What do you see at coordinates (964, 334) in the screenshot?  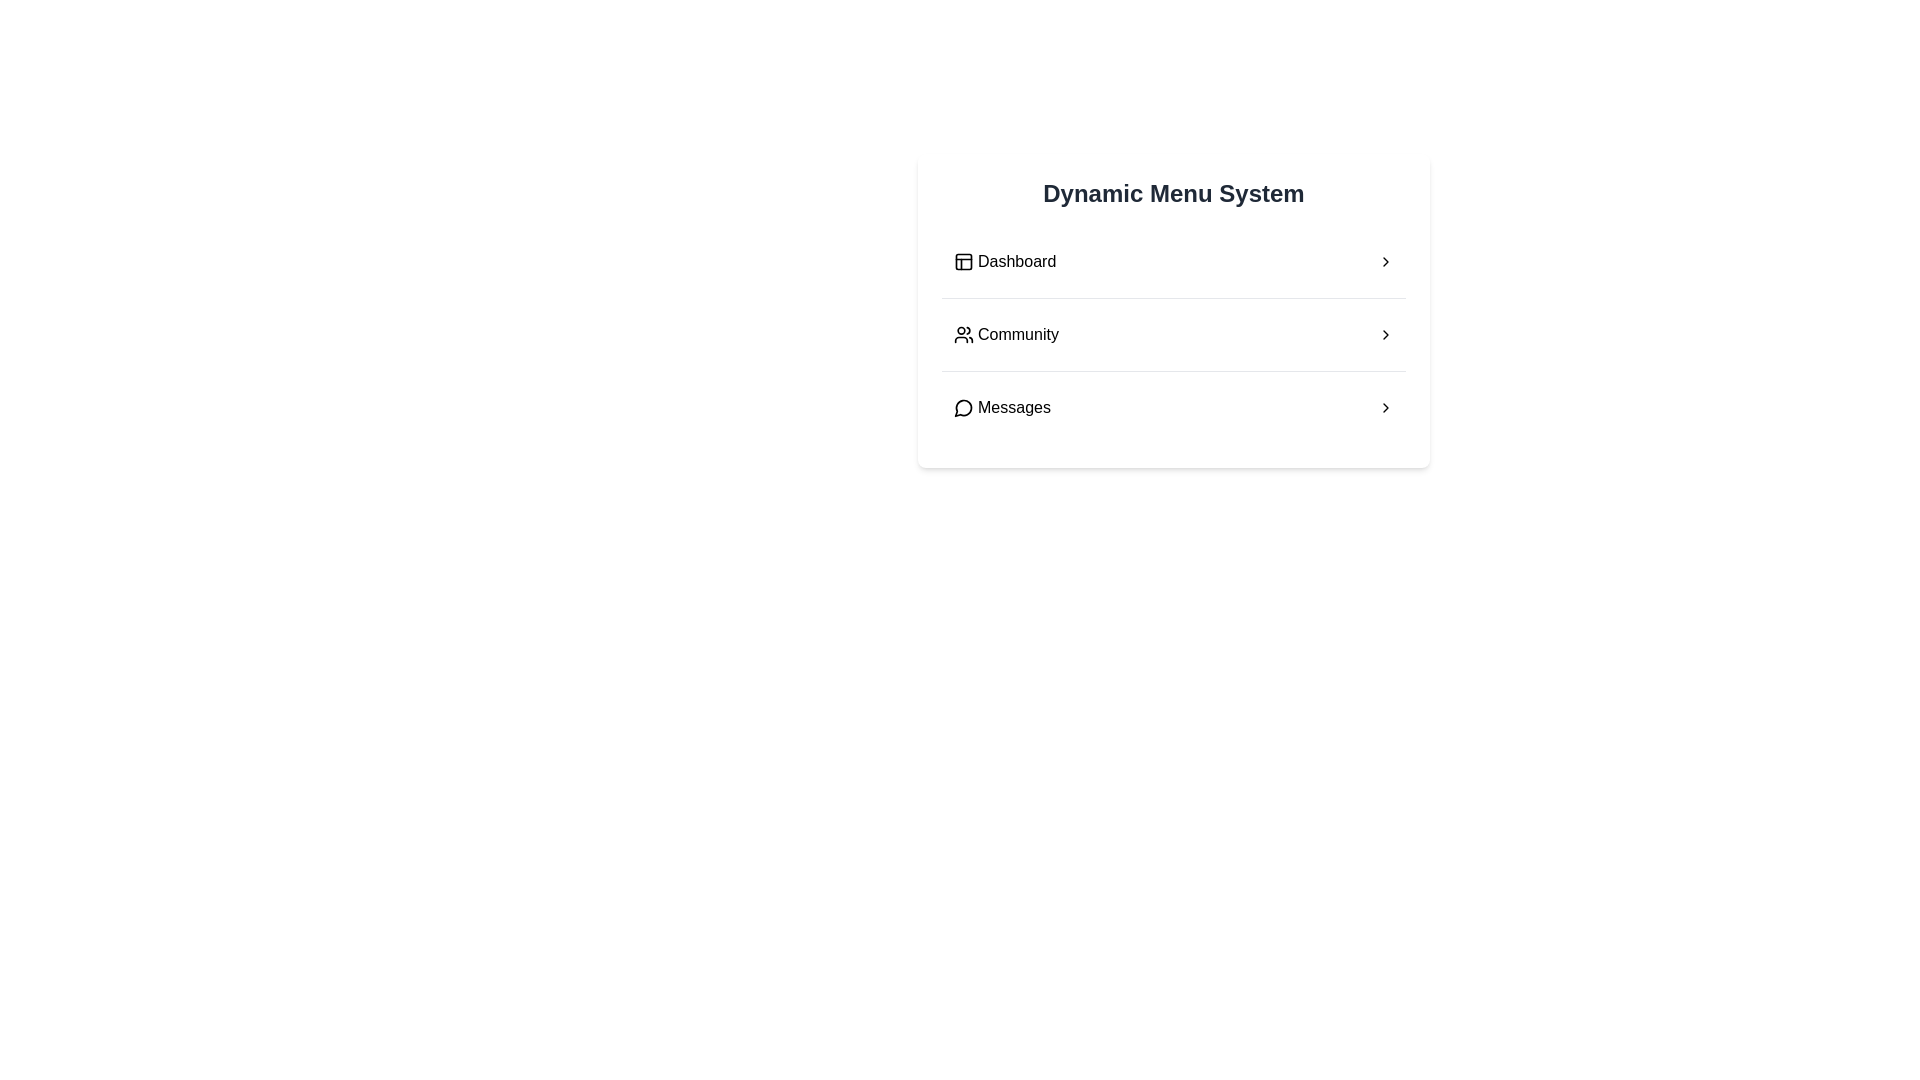 I see `the 'Community' icon element to interact with the associated menu item` at bounding box center [964, 334].